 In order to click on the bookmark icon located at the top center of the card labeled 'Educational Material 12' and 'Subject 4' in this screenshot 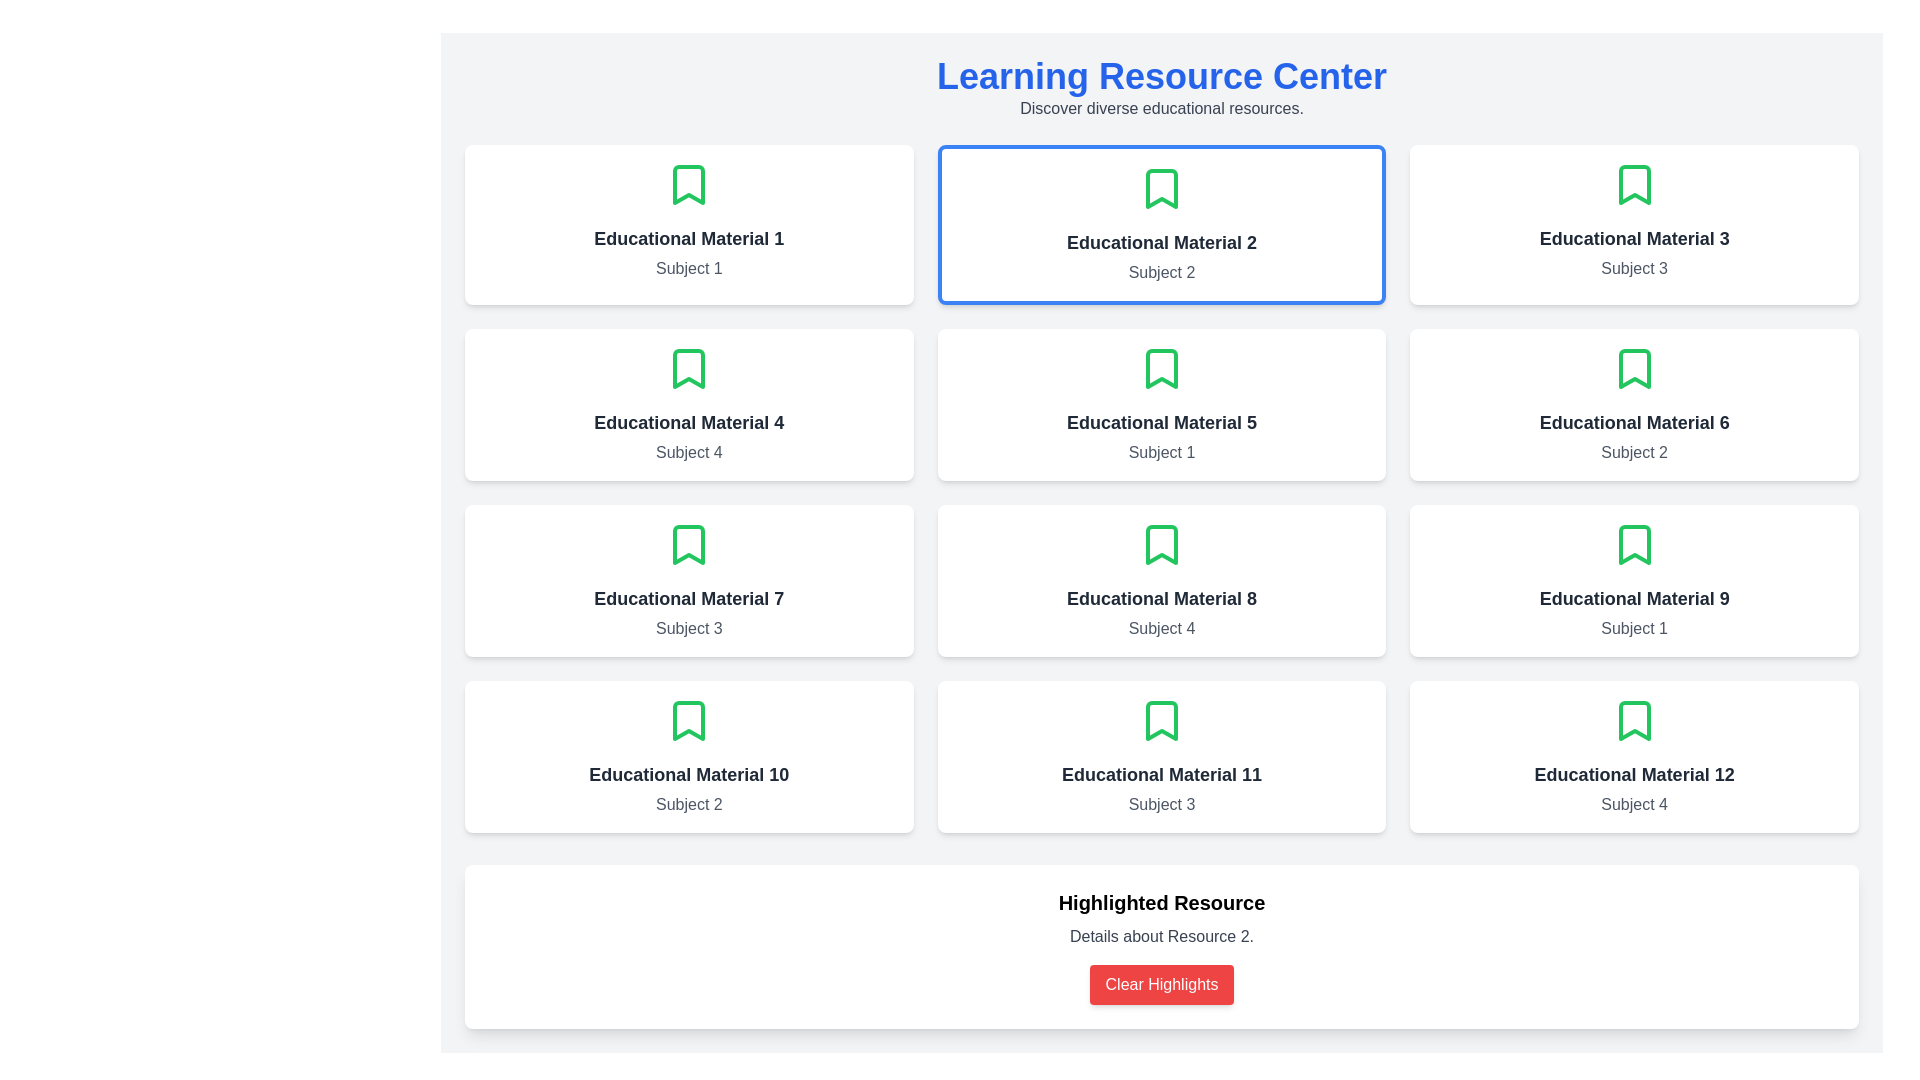, I will do `click(1634, 721)`.